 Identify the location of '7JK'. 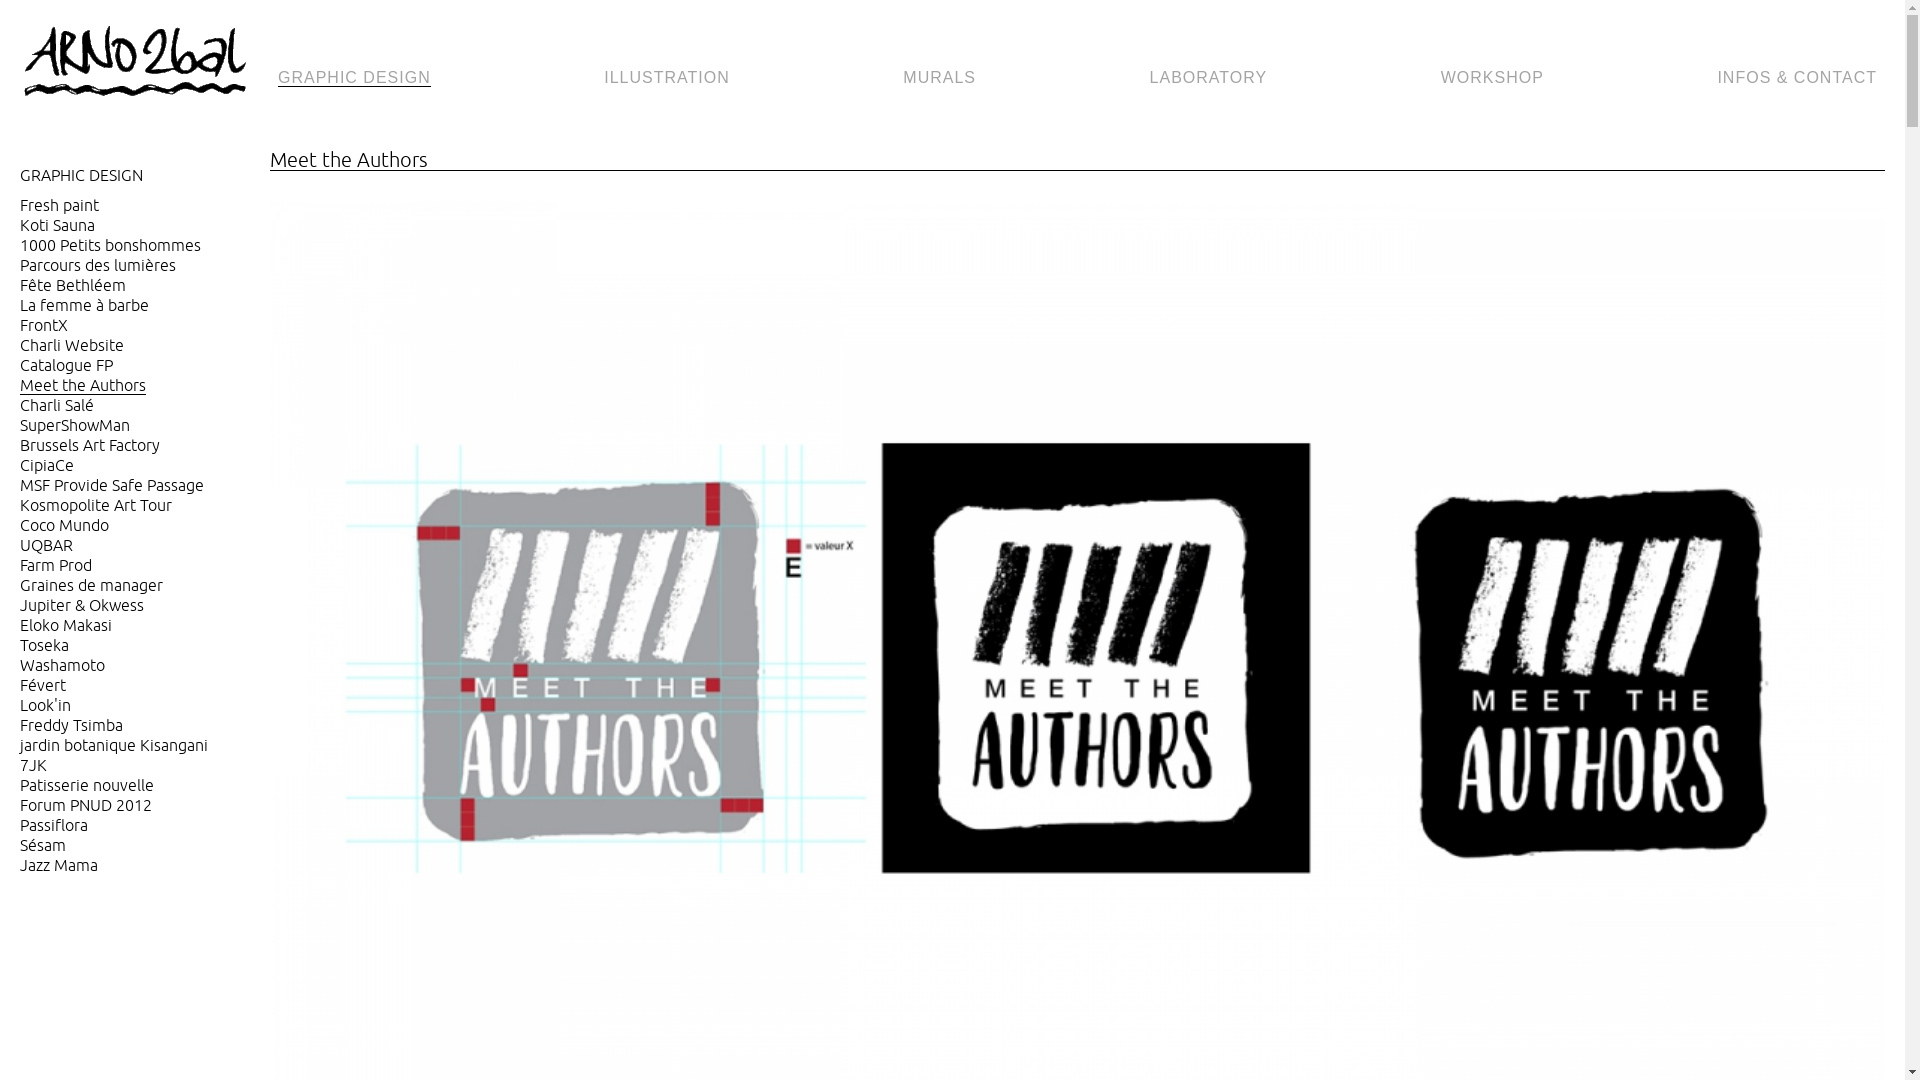
(19, 765).